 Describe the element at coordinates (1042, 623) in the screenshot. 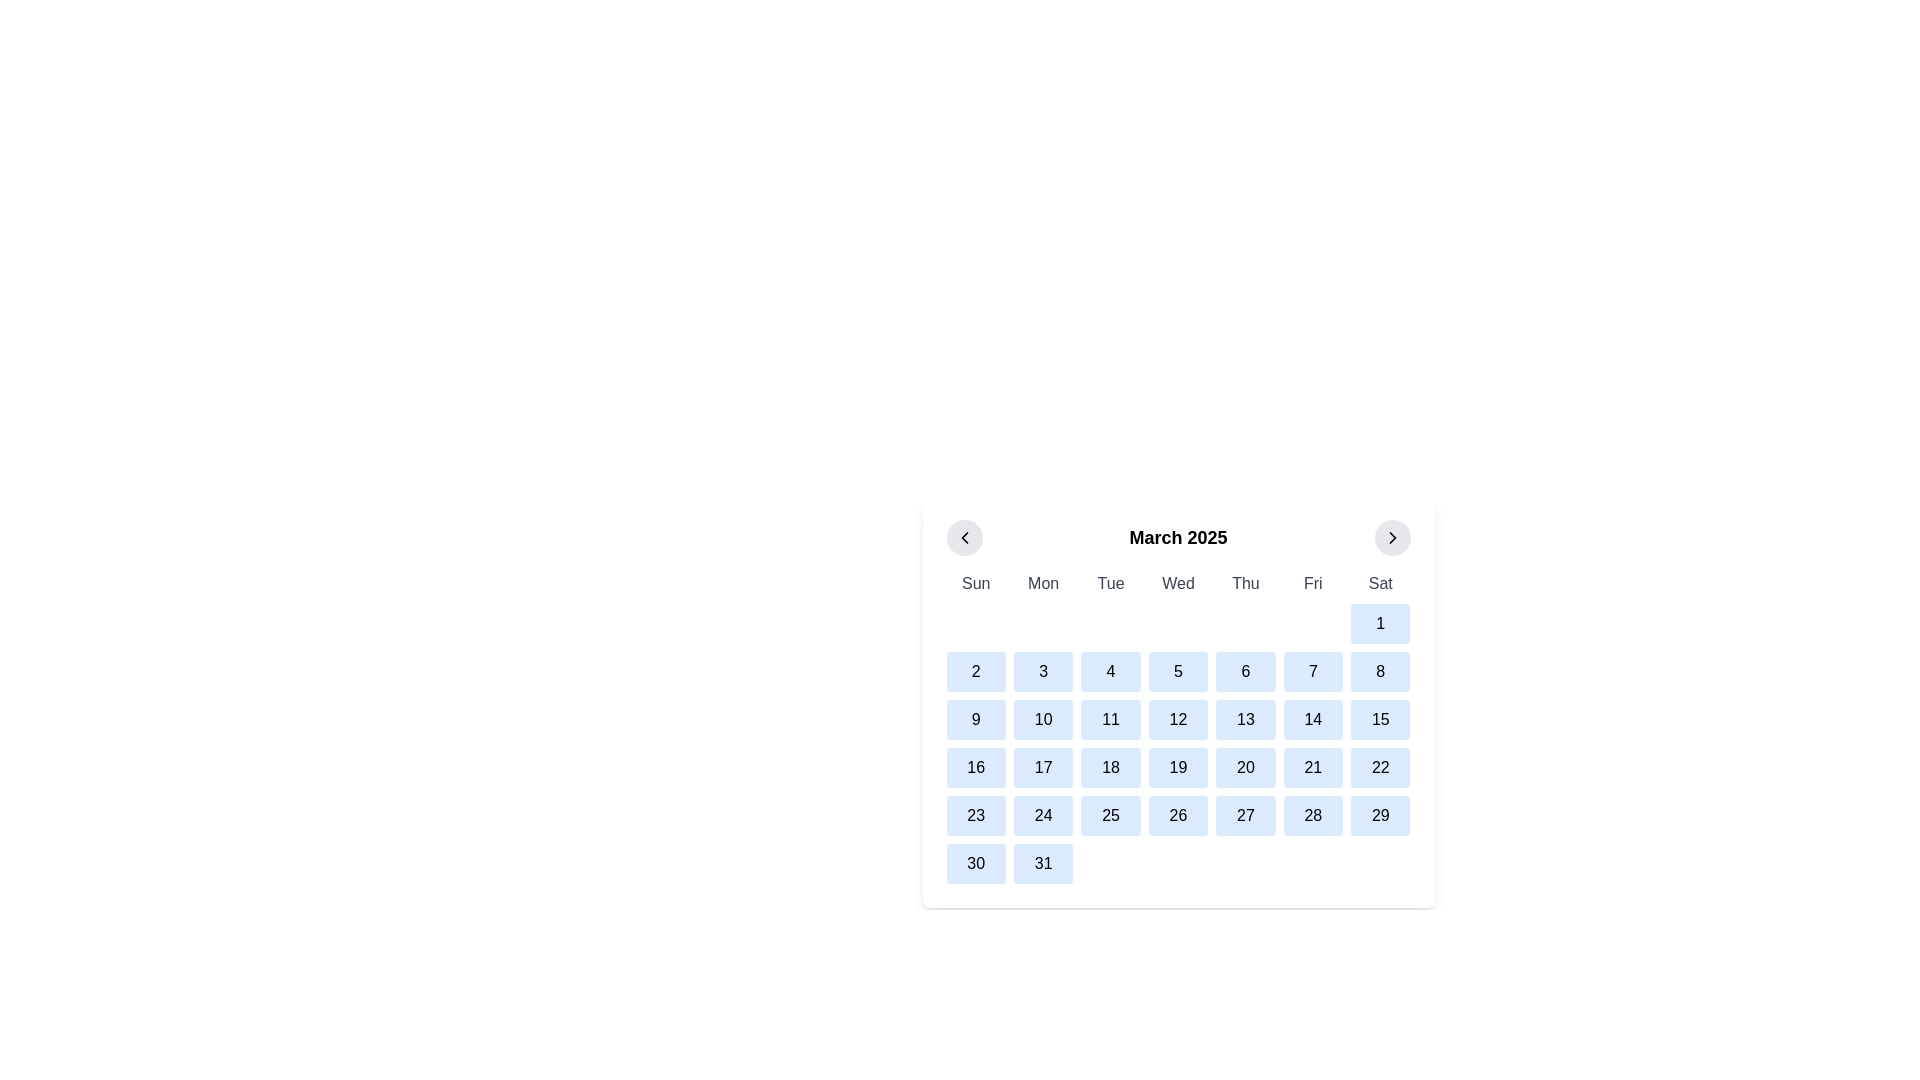

I see `the empty grid cell located directly below 'Mon' in the calendar layout, which is the second square in the first row of blank cells` at that location.